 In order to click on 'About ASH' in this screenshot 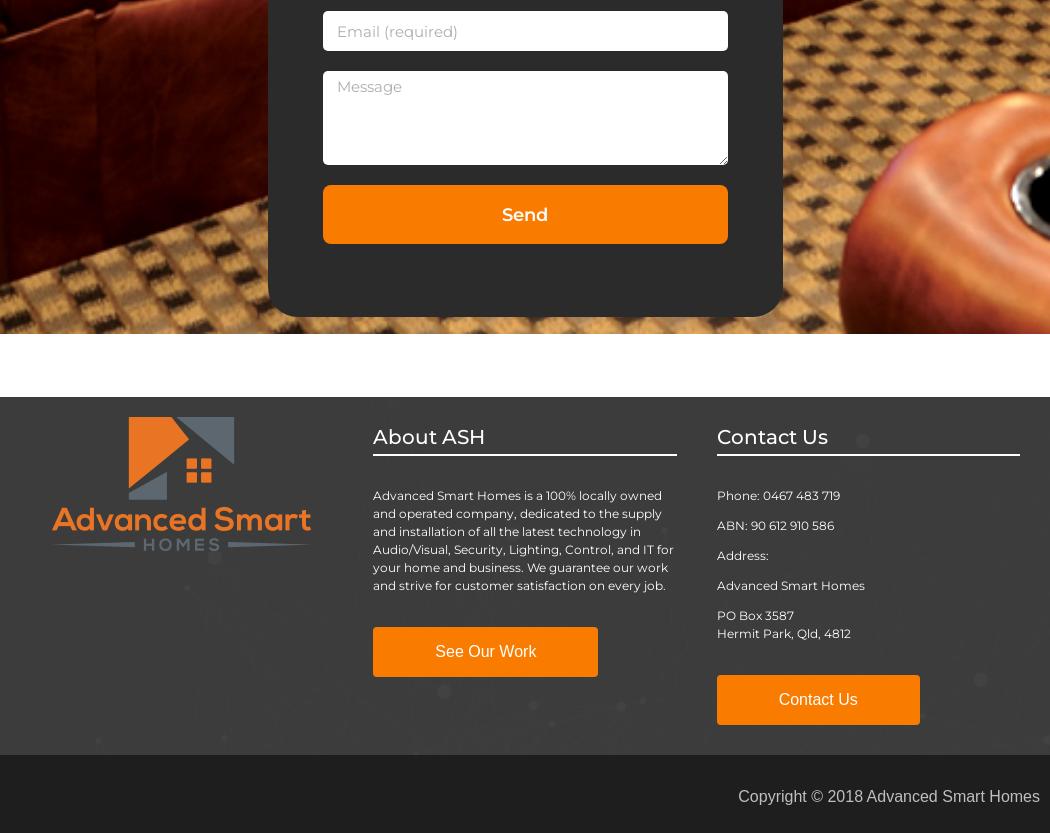, I will do `click(371, 435)`.